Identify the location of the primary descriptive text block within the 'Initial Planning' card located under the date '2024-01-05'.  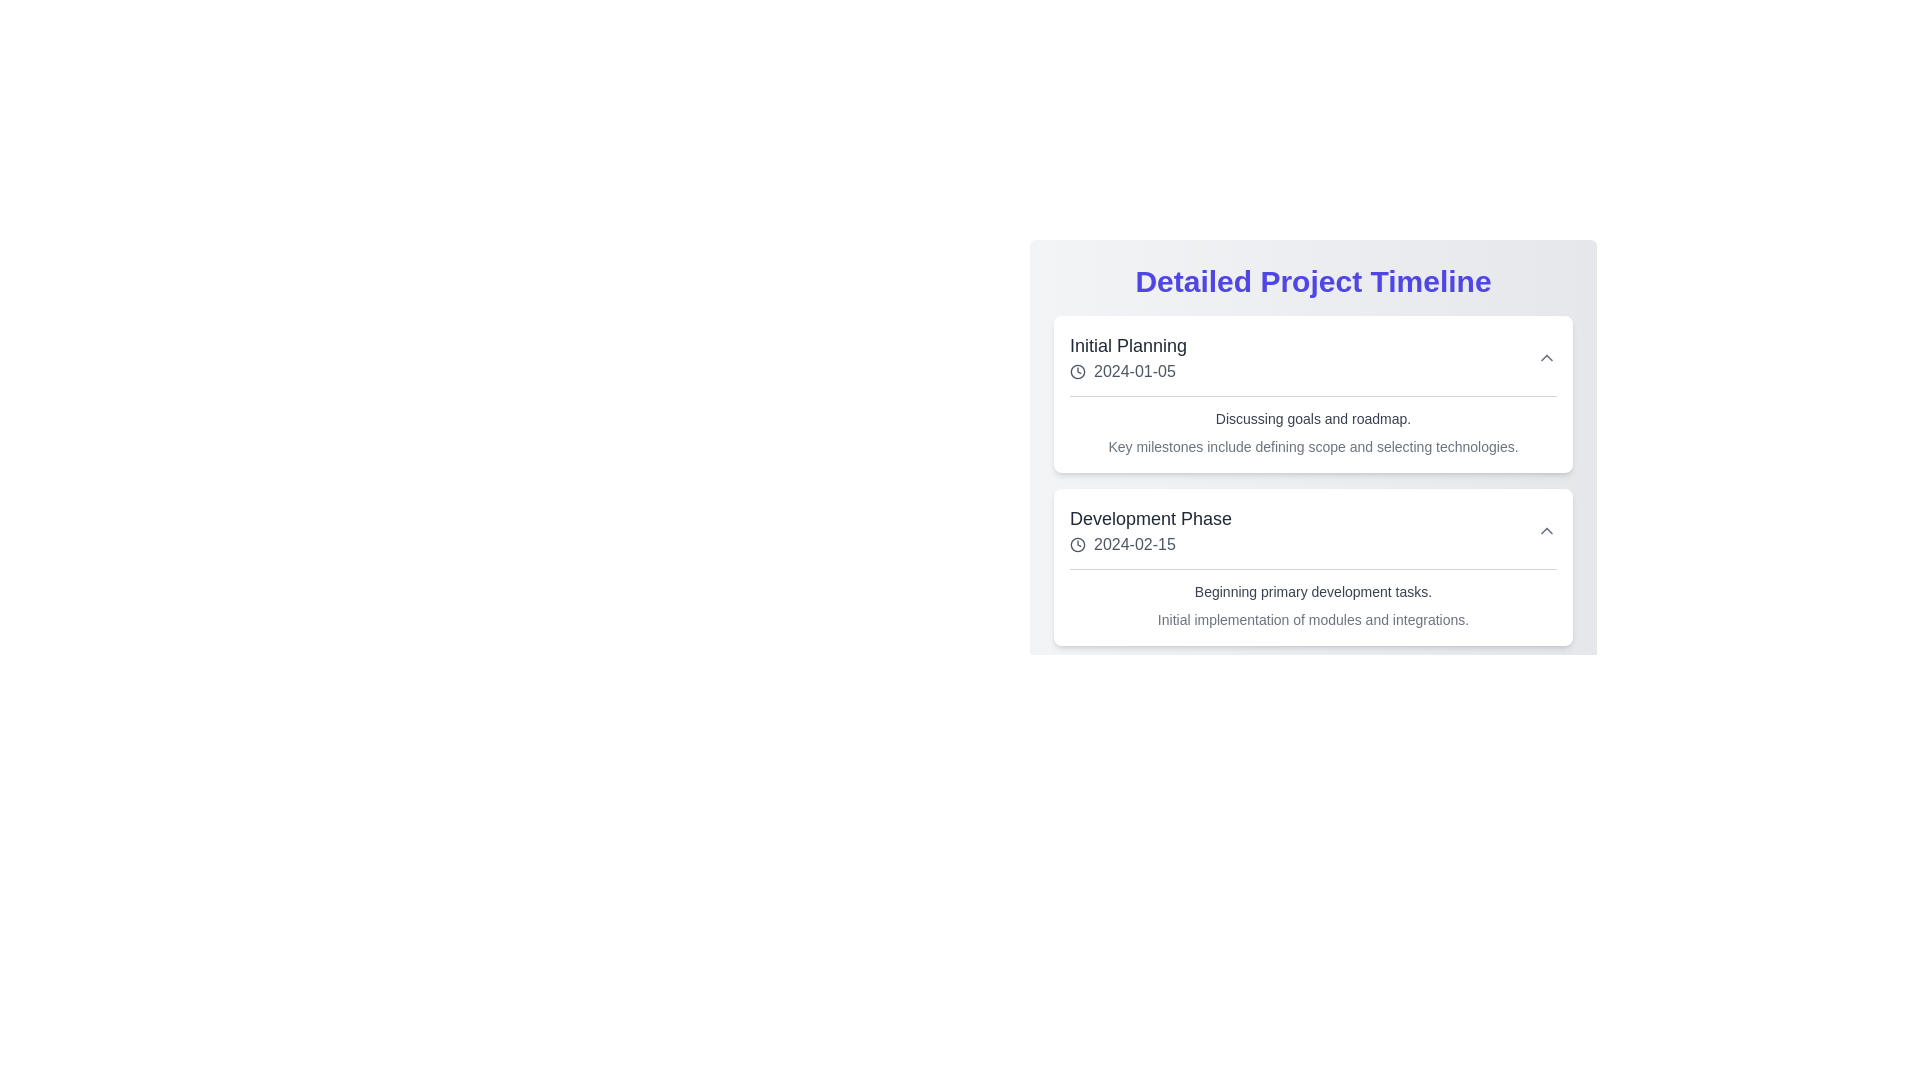
(1313, 425).